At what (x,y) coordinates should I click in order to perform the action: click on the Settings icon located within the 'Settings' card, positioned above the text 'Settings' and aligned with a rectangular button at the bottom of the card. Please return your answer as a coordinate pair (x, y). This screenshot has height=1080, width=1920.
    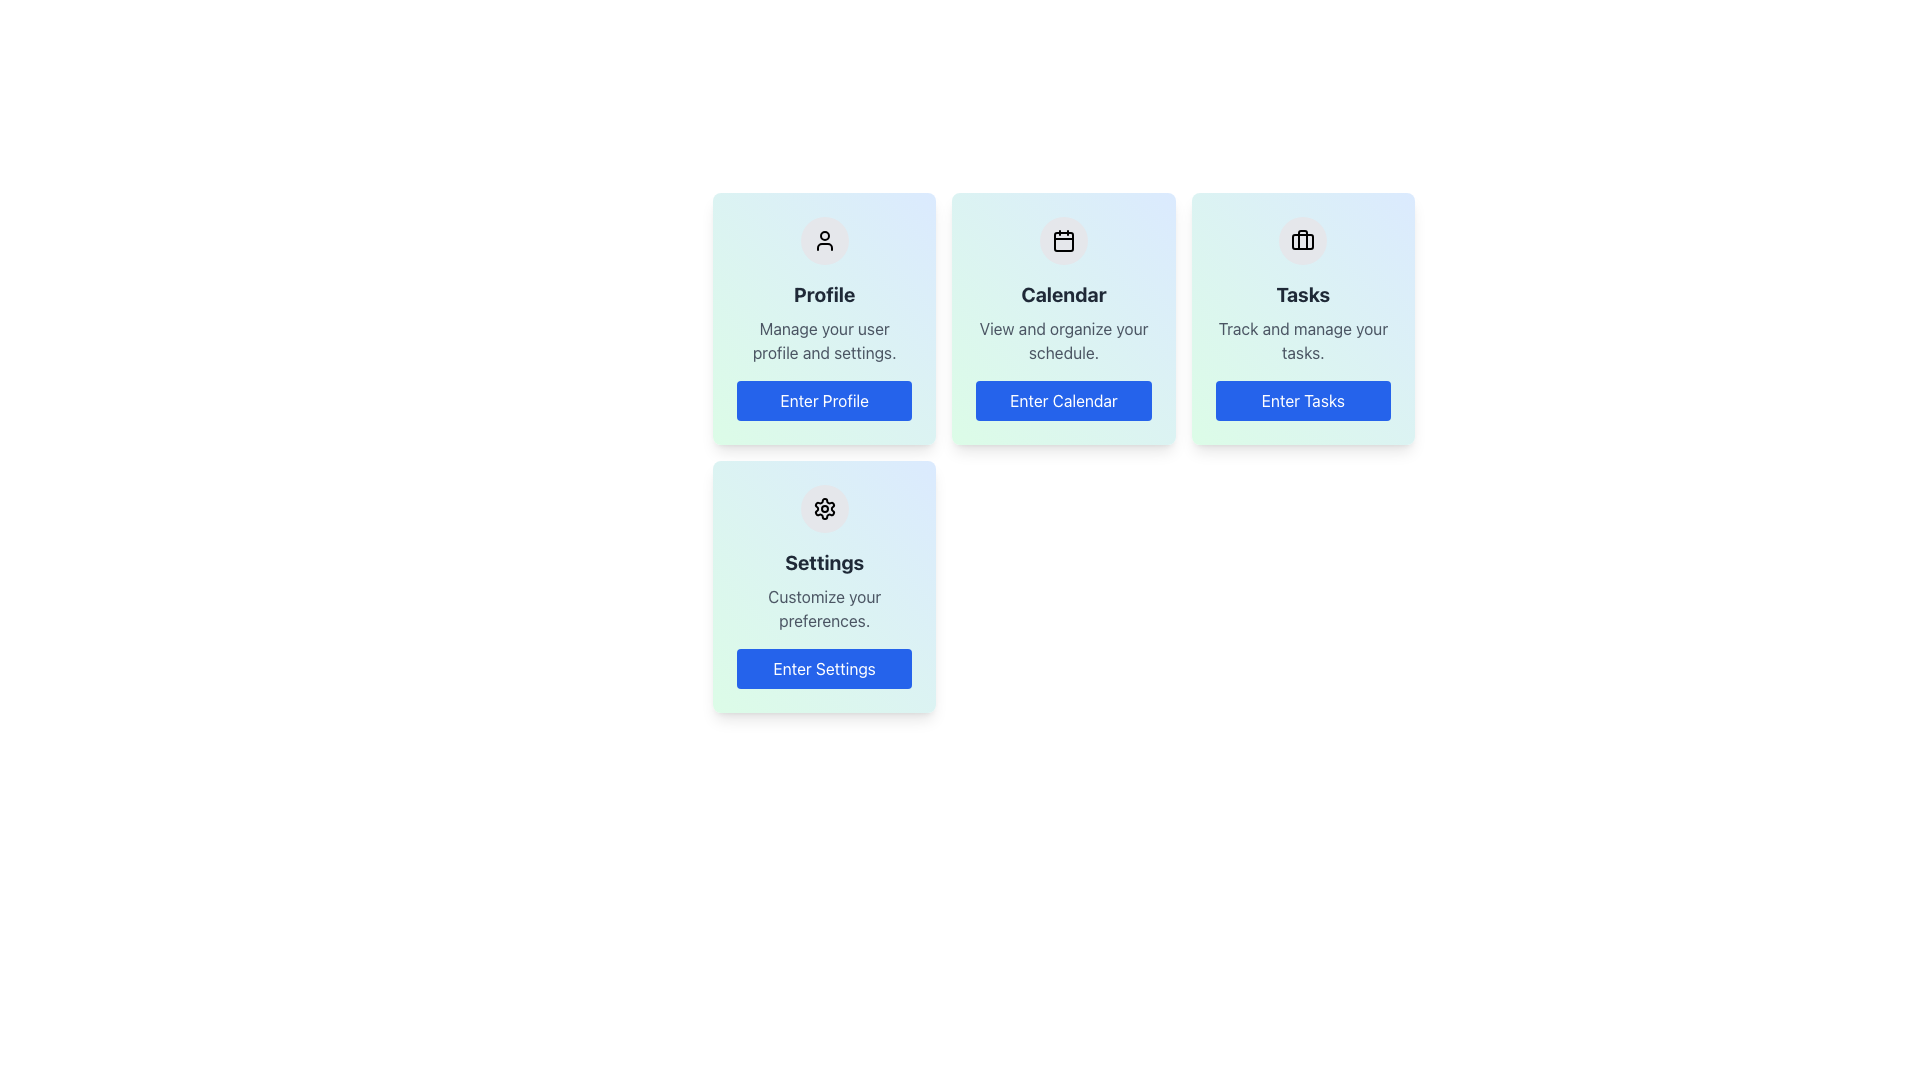
    Looking at the image, I should click on (824, 508).